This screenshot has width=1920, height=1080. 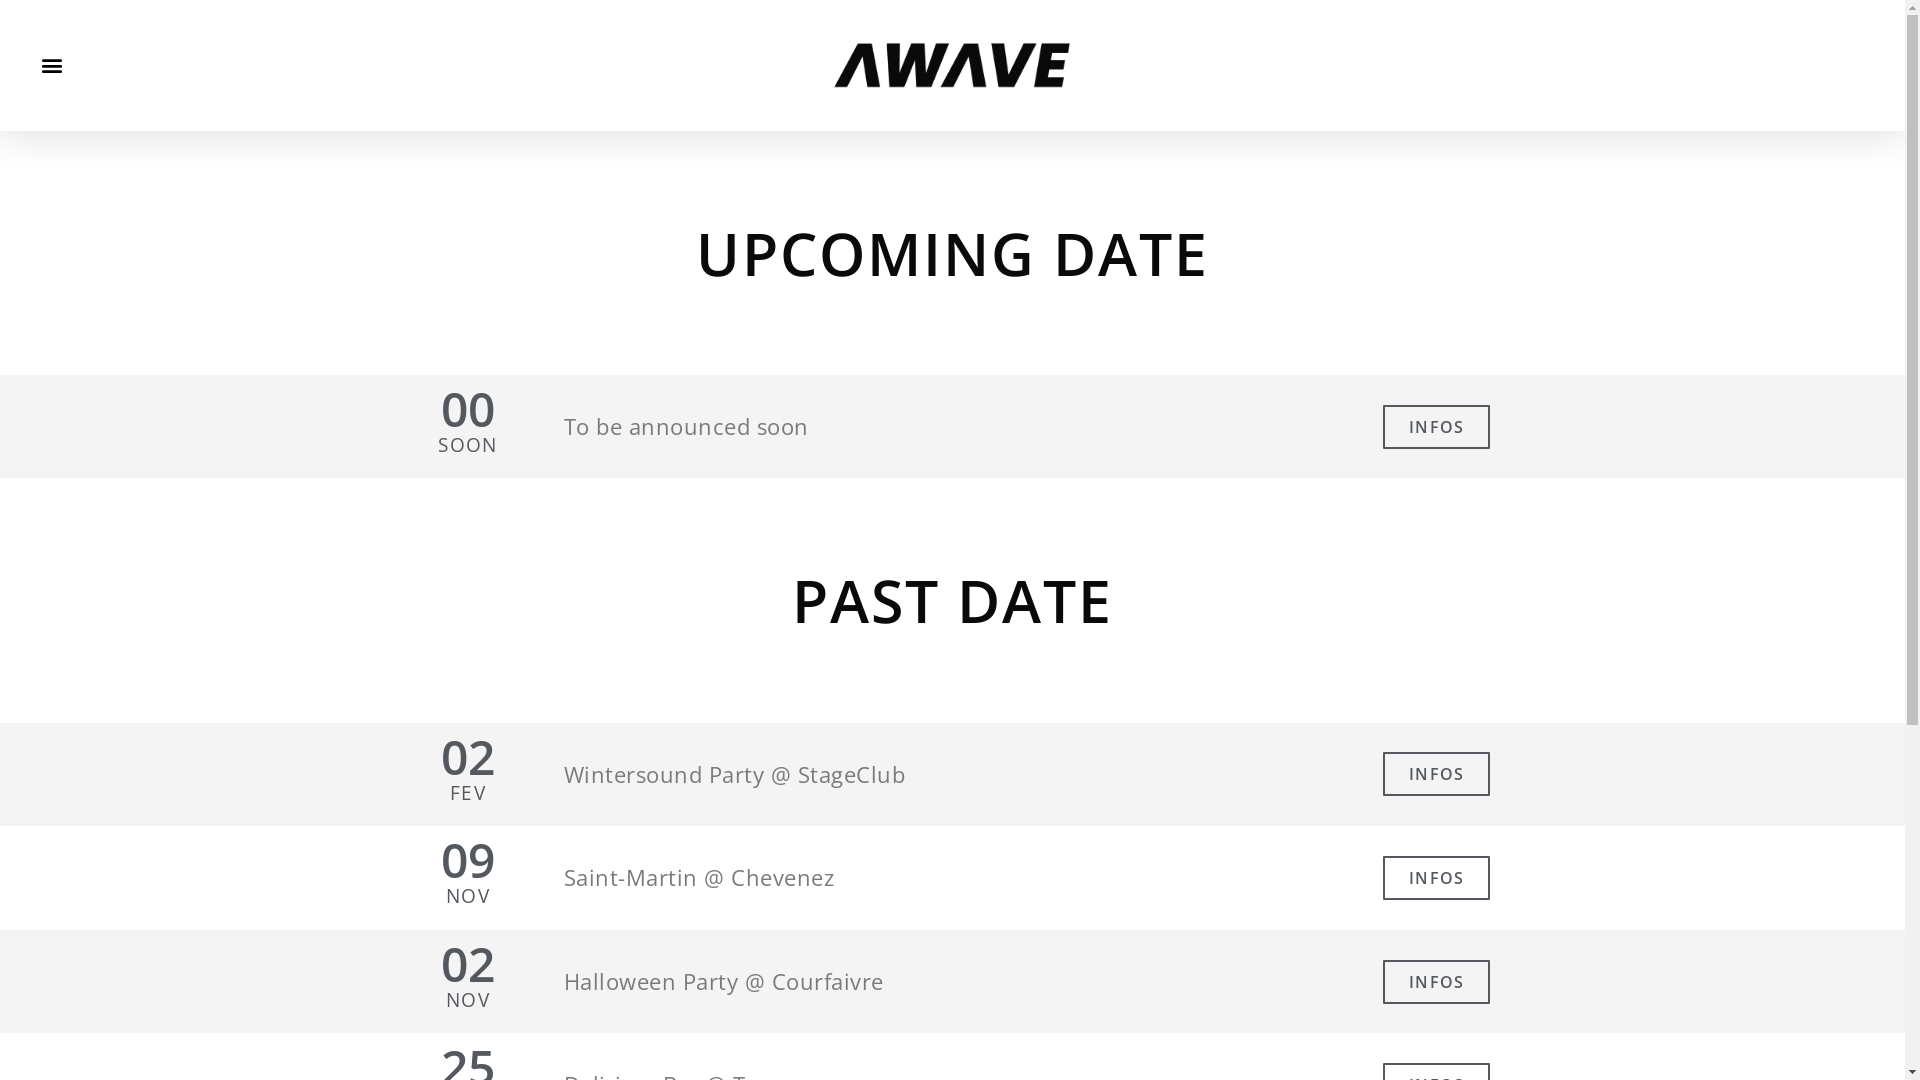 What do you see at coordinates (1435, 426) in the screenshot?
I see `'INFOS'` at bounding box center [1435, 426].